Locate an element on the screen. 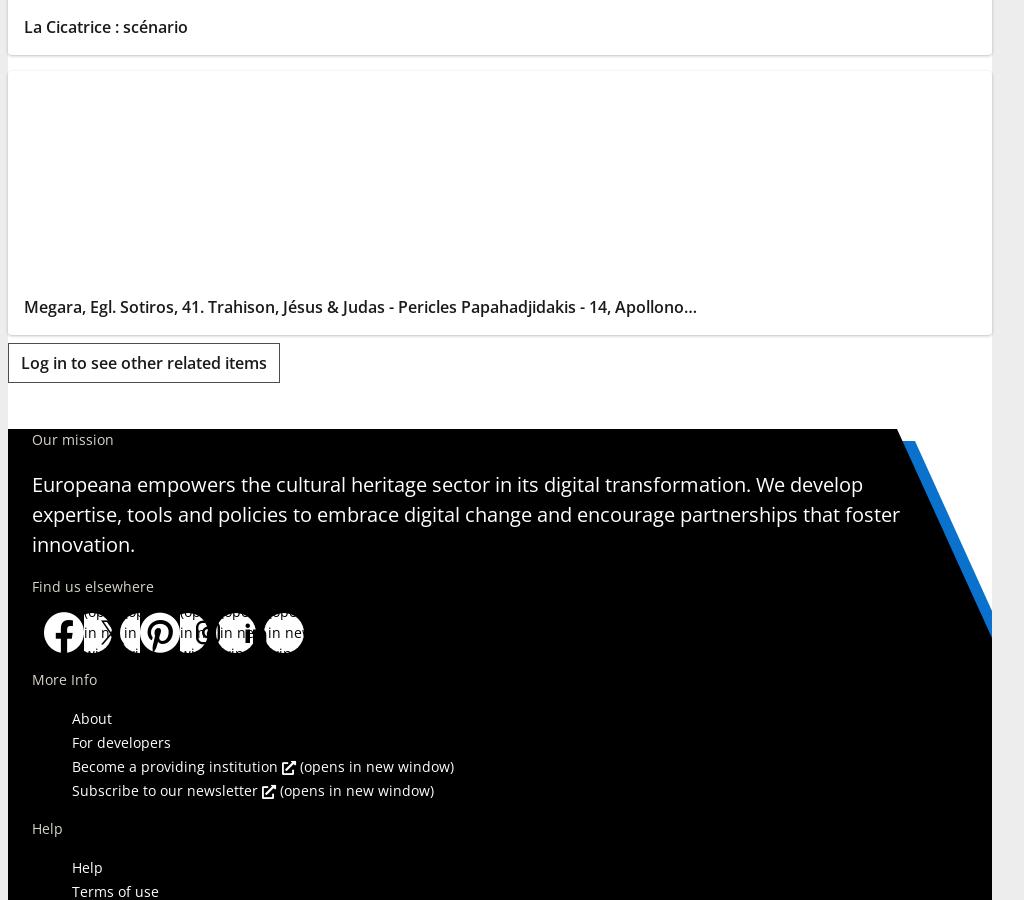  'La Cicatrice : scénario' is located at coordinates (105, 25).